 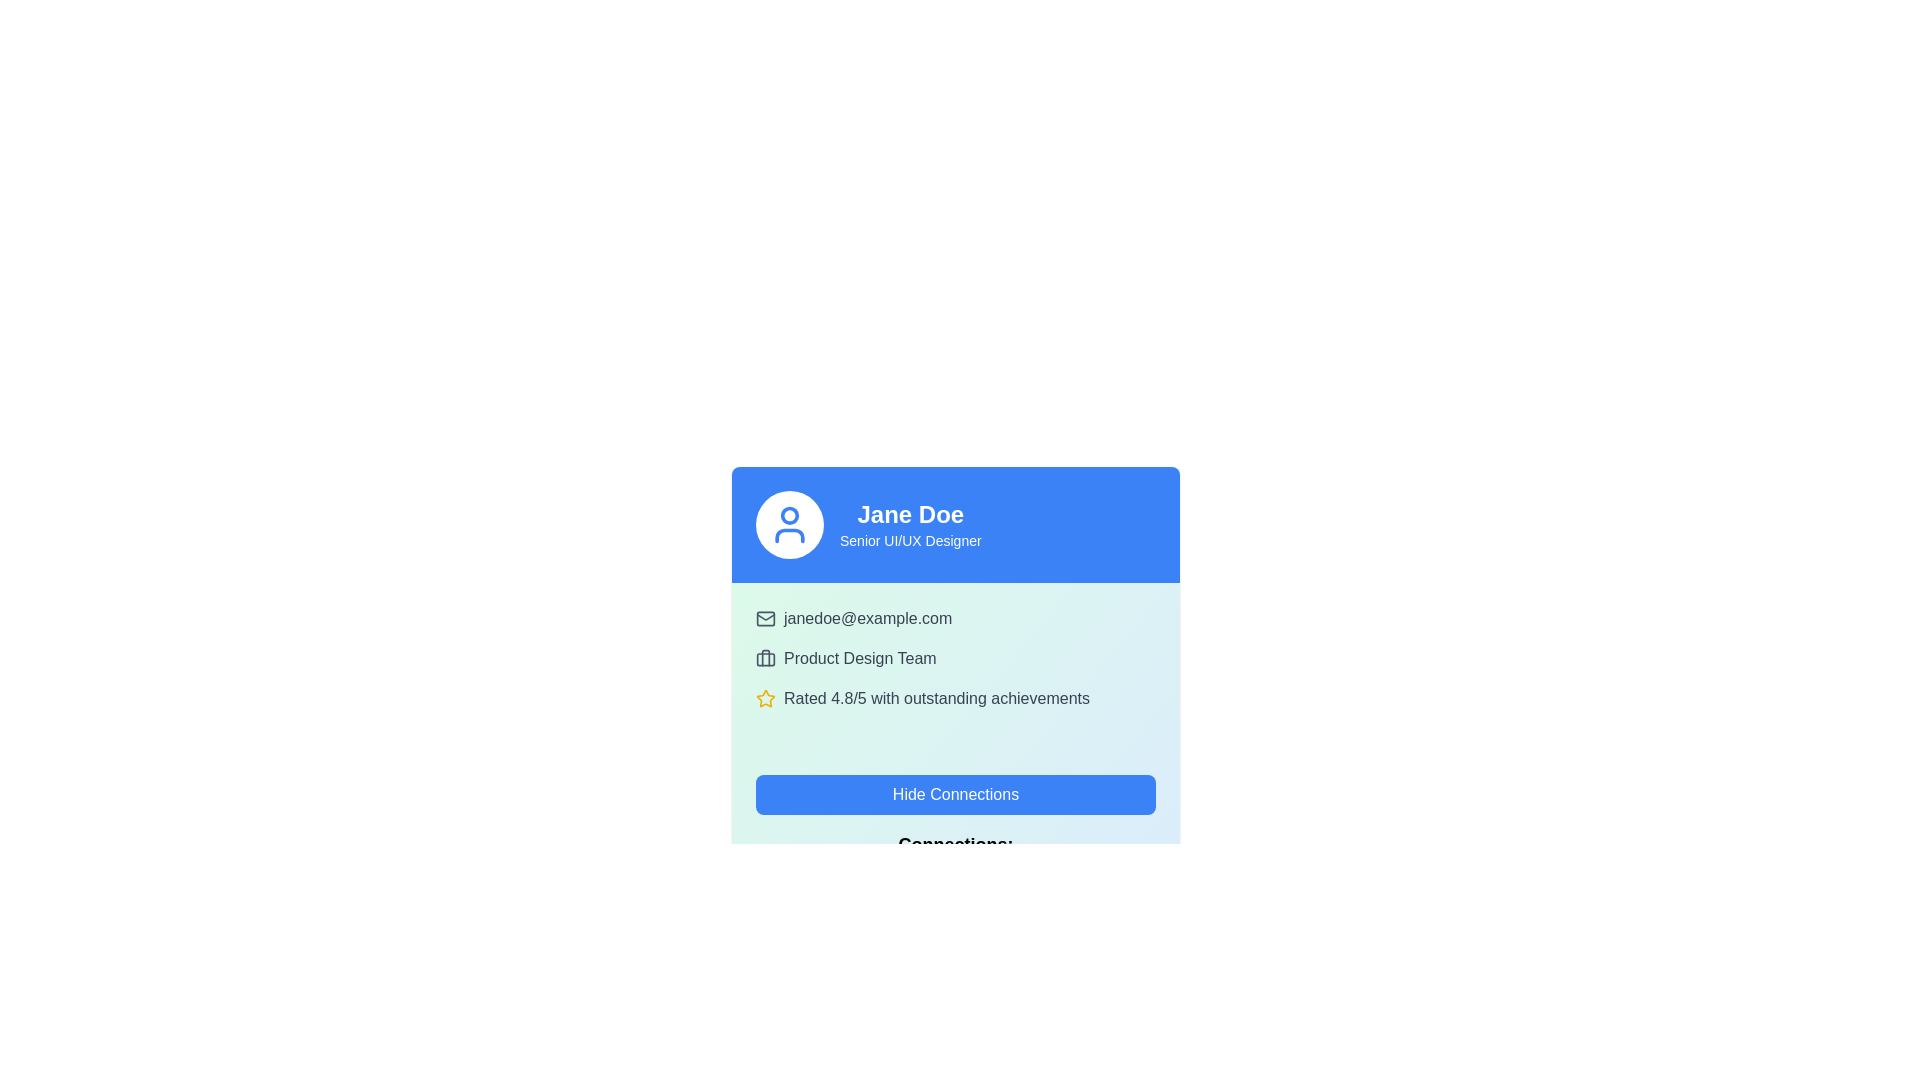 What do you see at coordinates (789, 523) in the screenshot?
I see `the Profile picture icon for user 'Jane Doe' located at the top-left corner of the profile card` at bounding box center [789, 523].